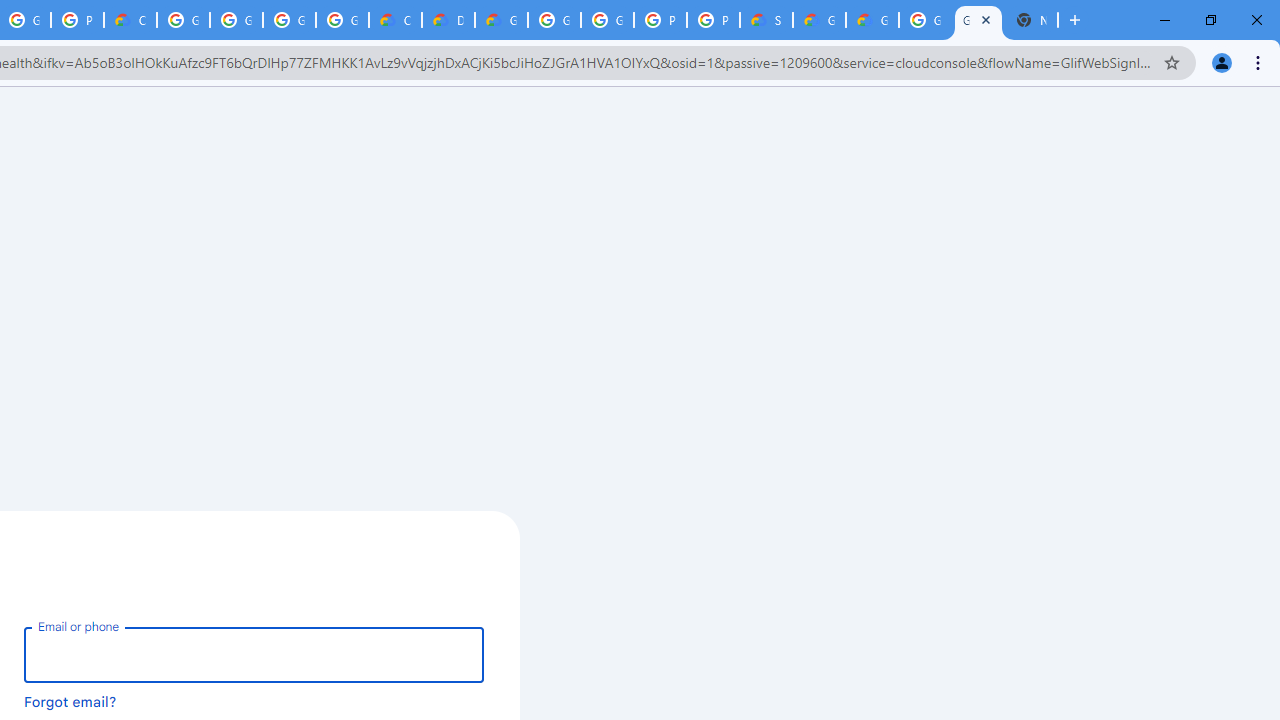 Image resolution: width=1280 pixels, height=720 pixels. Describe the element at coordinates (253, 654) in the screenshot. I see `'Email or phone'` at that location.